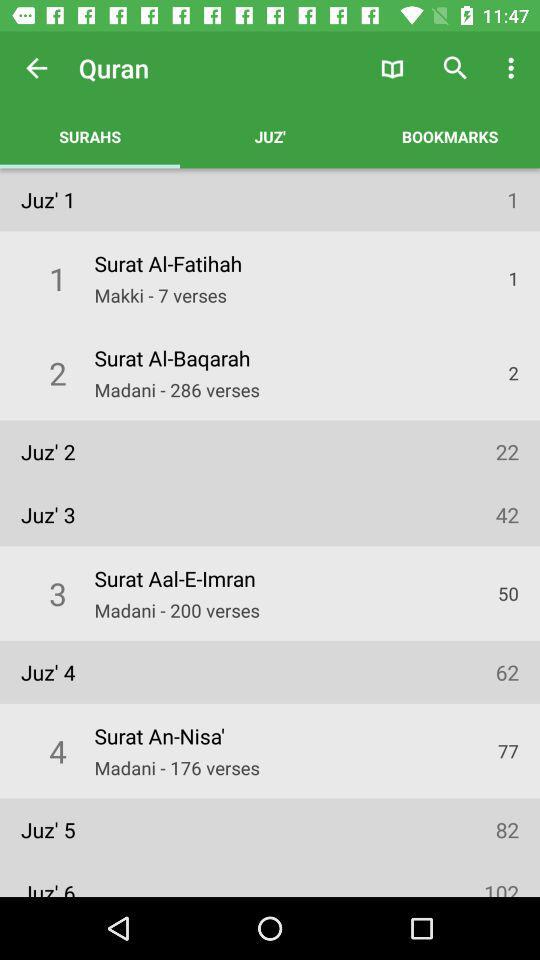 The image size is (540, 960). What do you see at coordinates (36, 68) in the screenshot?
I see `the icon above surahs` at bounding box center [36, 68].